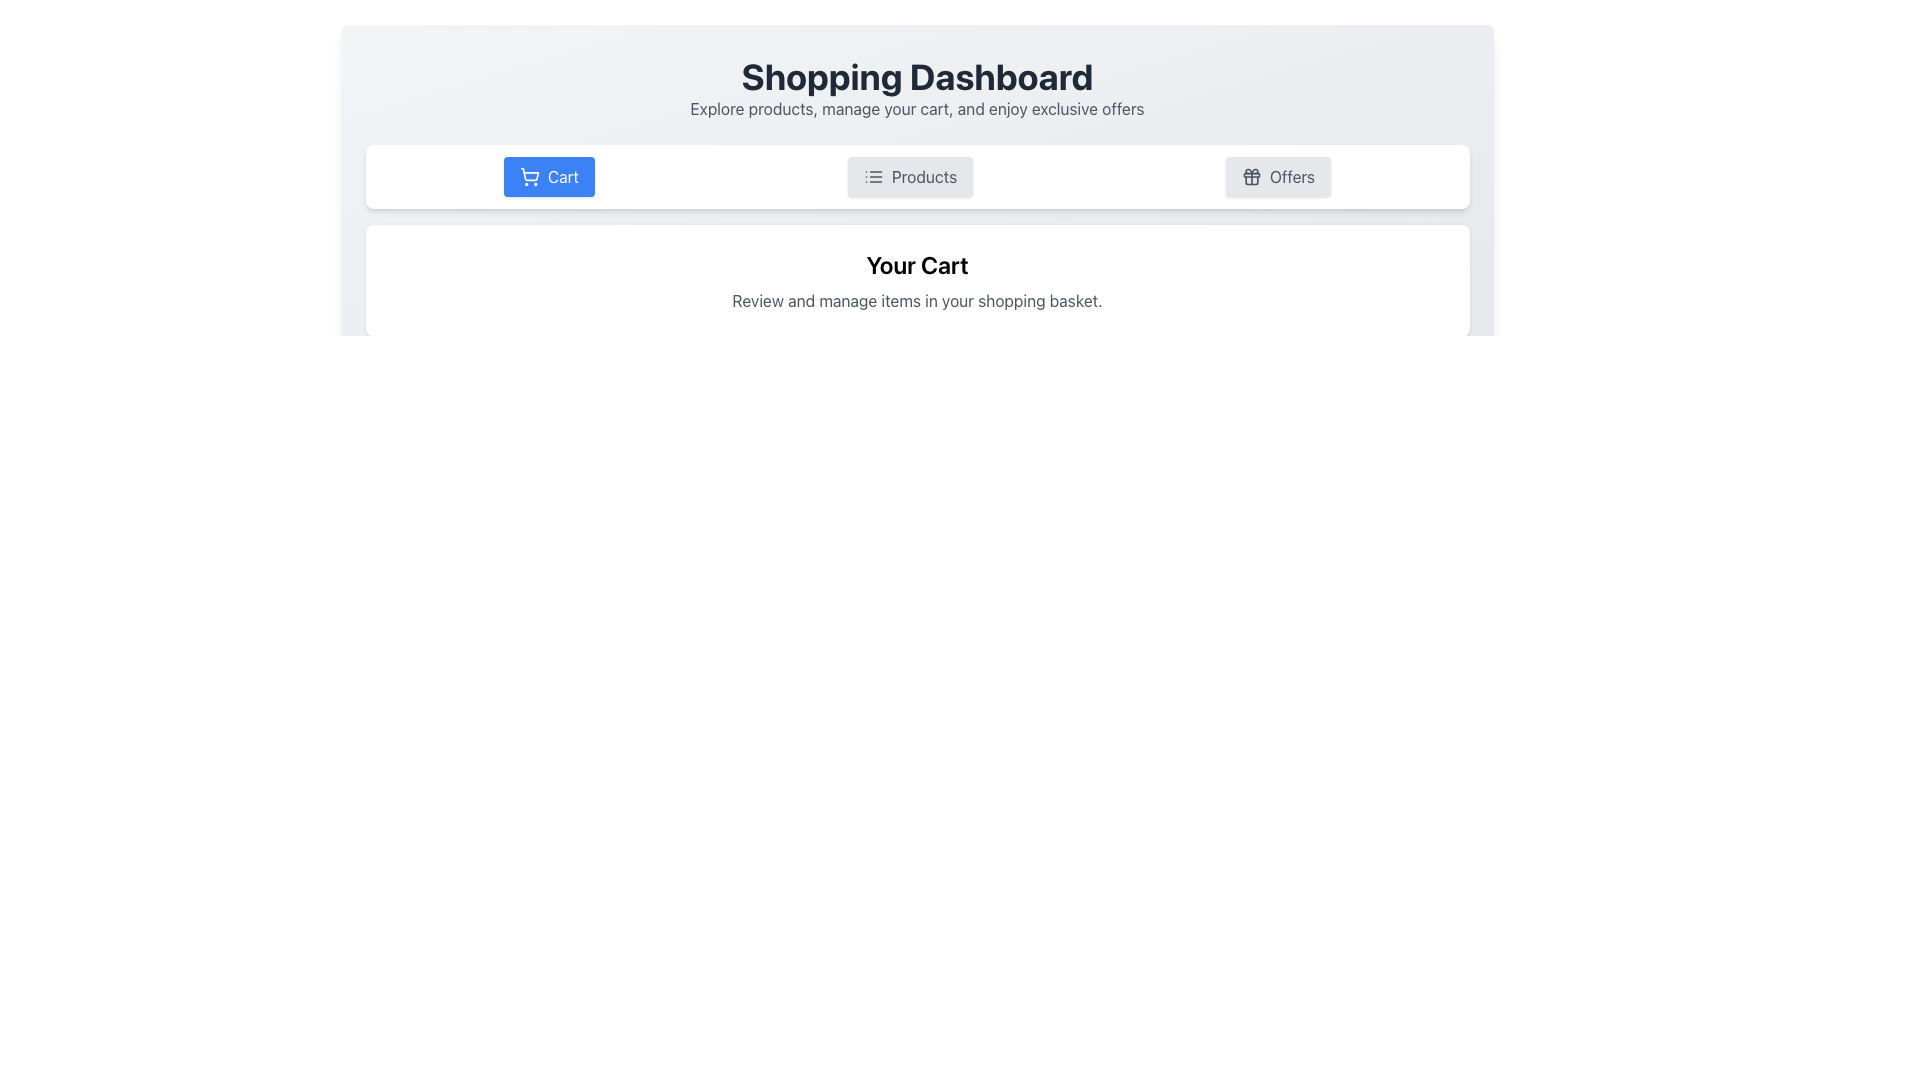 The height and width of the screenshot is (1080, 1920). Describe the element at coordinates (916, 300) in the screenshot. I see `descriptive text label located below the 'Your Cart' heading, which provides supplementary guidance for the user` at that location.